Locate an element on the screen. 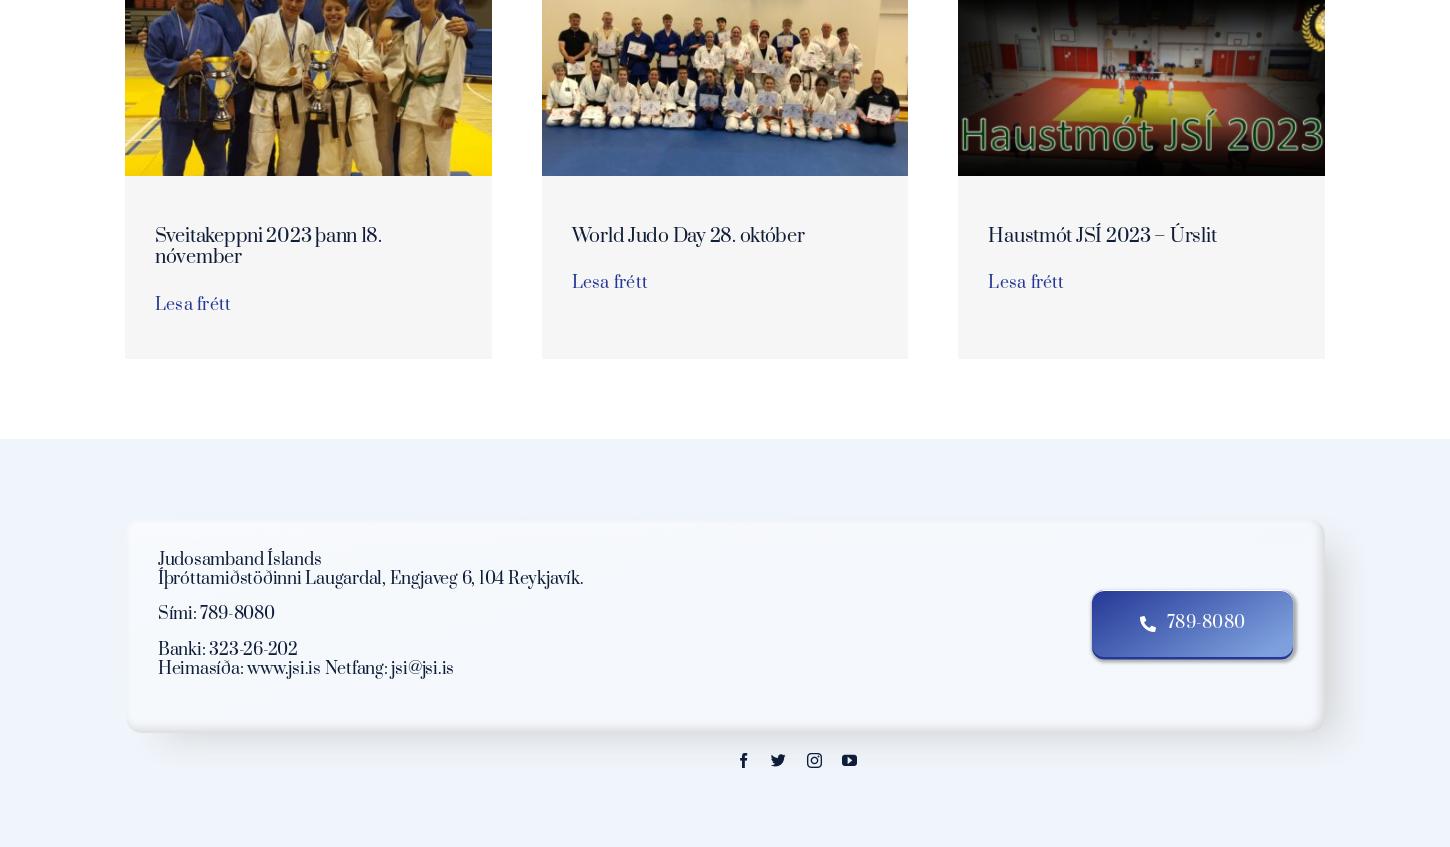 The height and width of the screenshot is (847, 1450). 'Banki: 323-26-202' is located at coordinates (226, 647).